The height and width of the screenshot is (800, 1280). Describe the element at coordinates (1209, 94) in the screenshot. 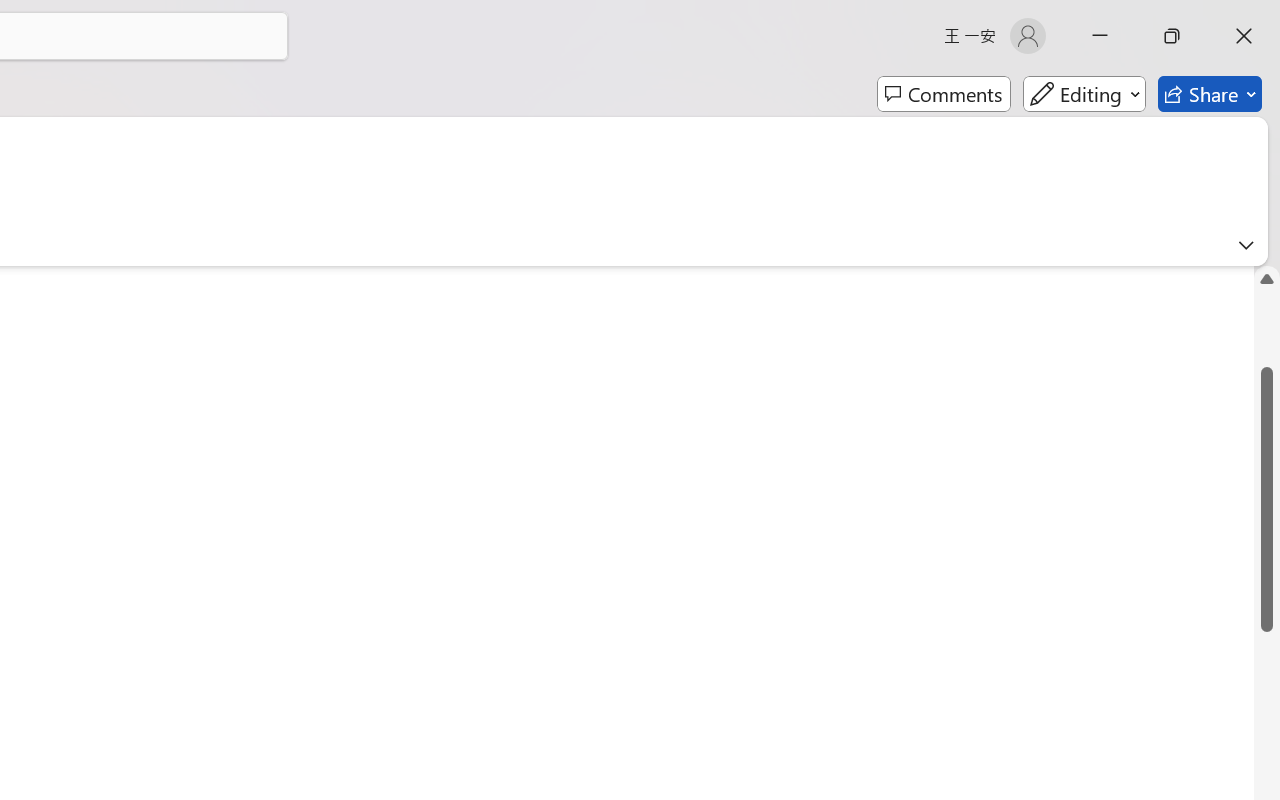

I see `'Share'` at that location.